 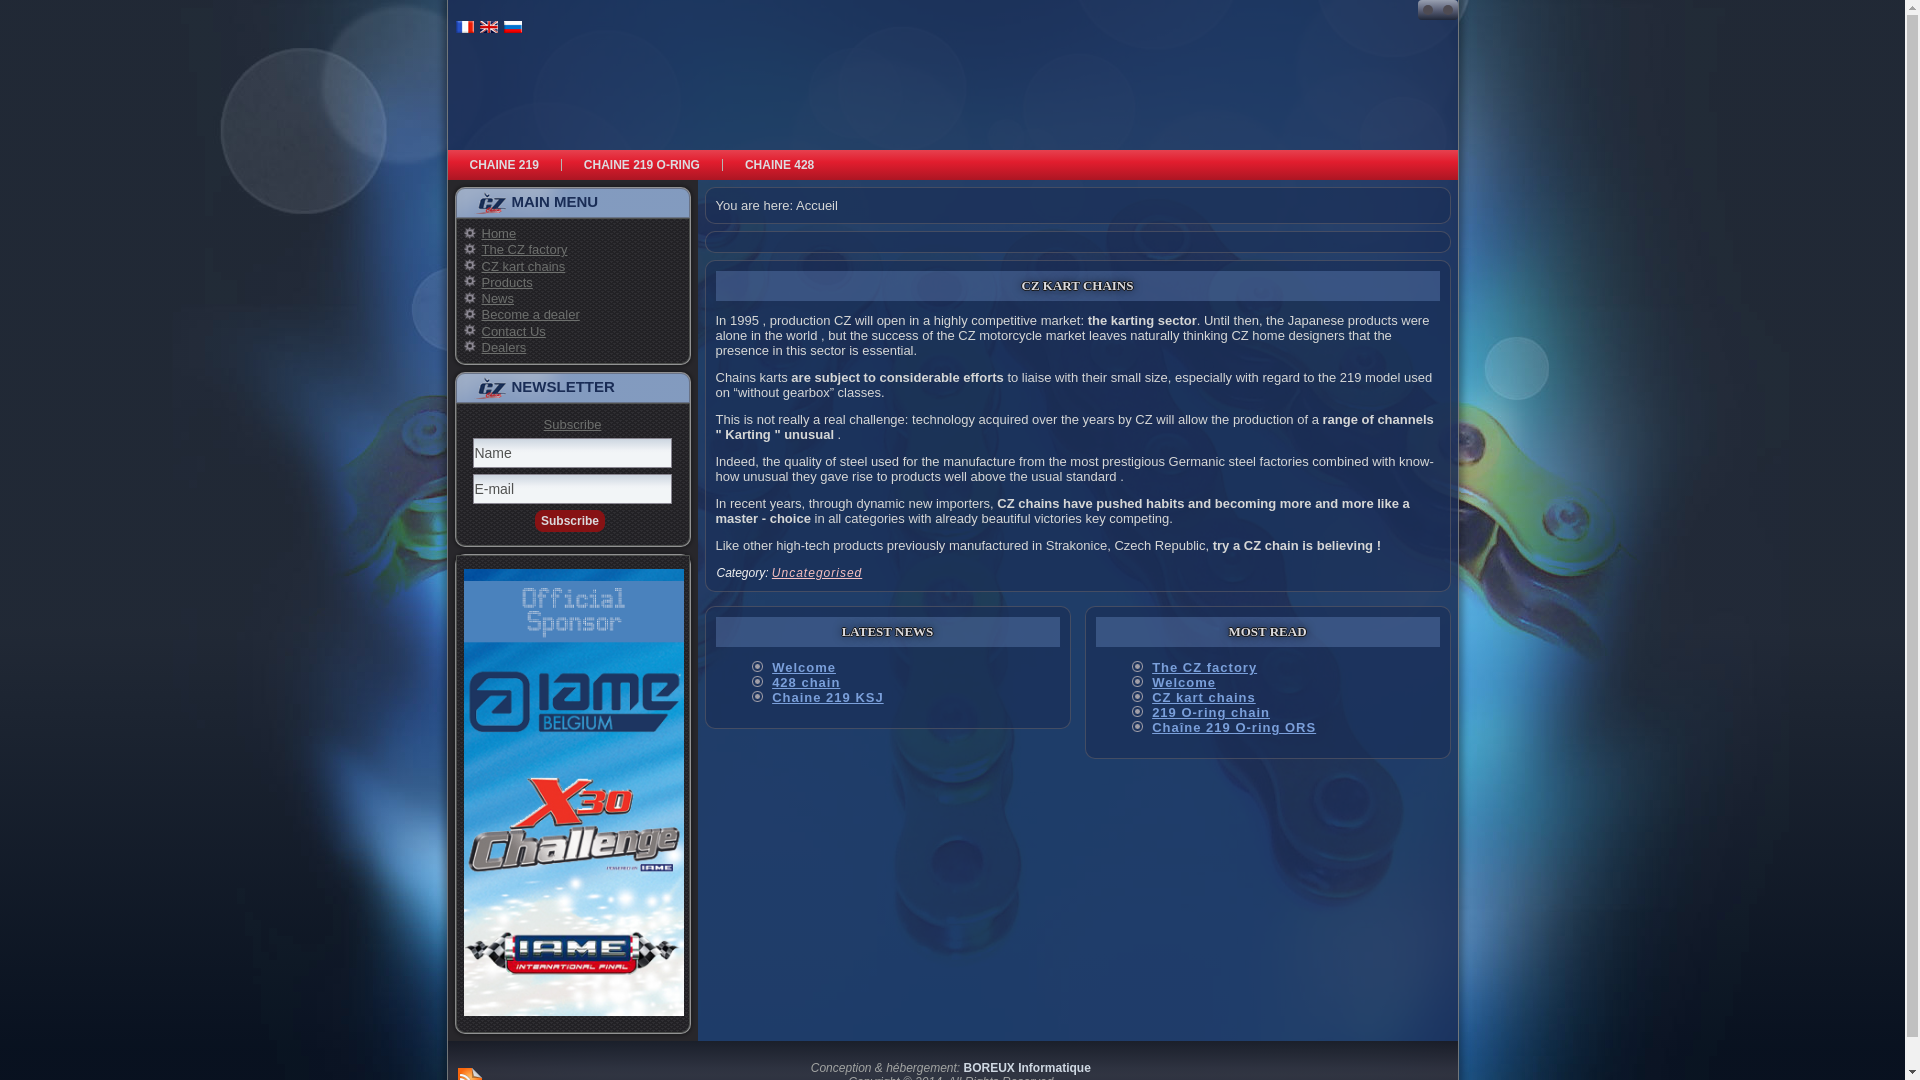 What do you see at coordinates (498, 298) in the screenshot?
I see `'News'` at bounding box center [498, 298].